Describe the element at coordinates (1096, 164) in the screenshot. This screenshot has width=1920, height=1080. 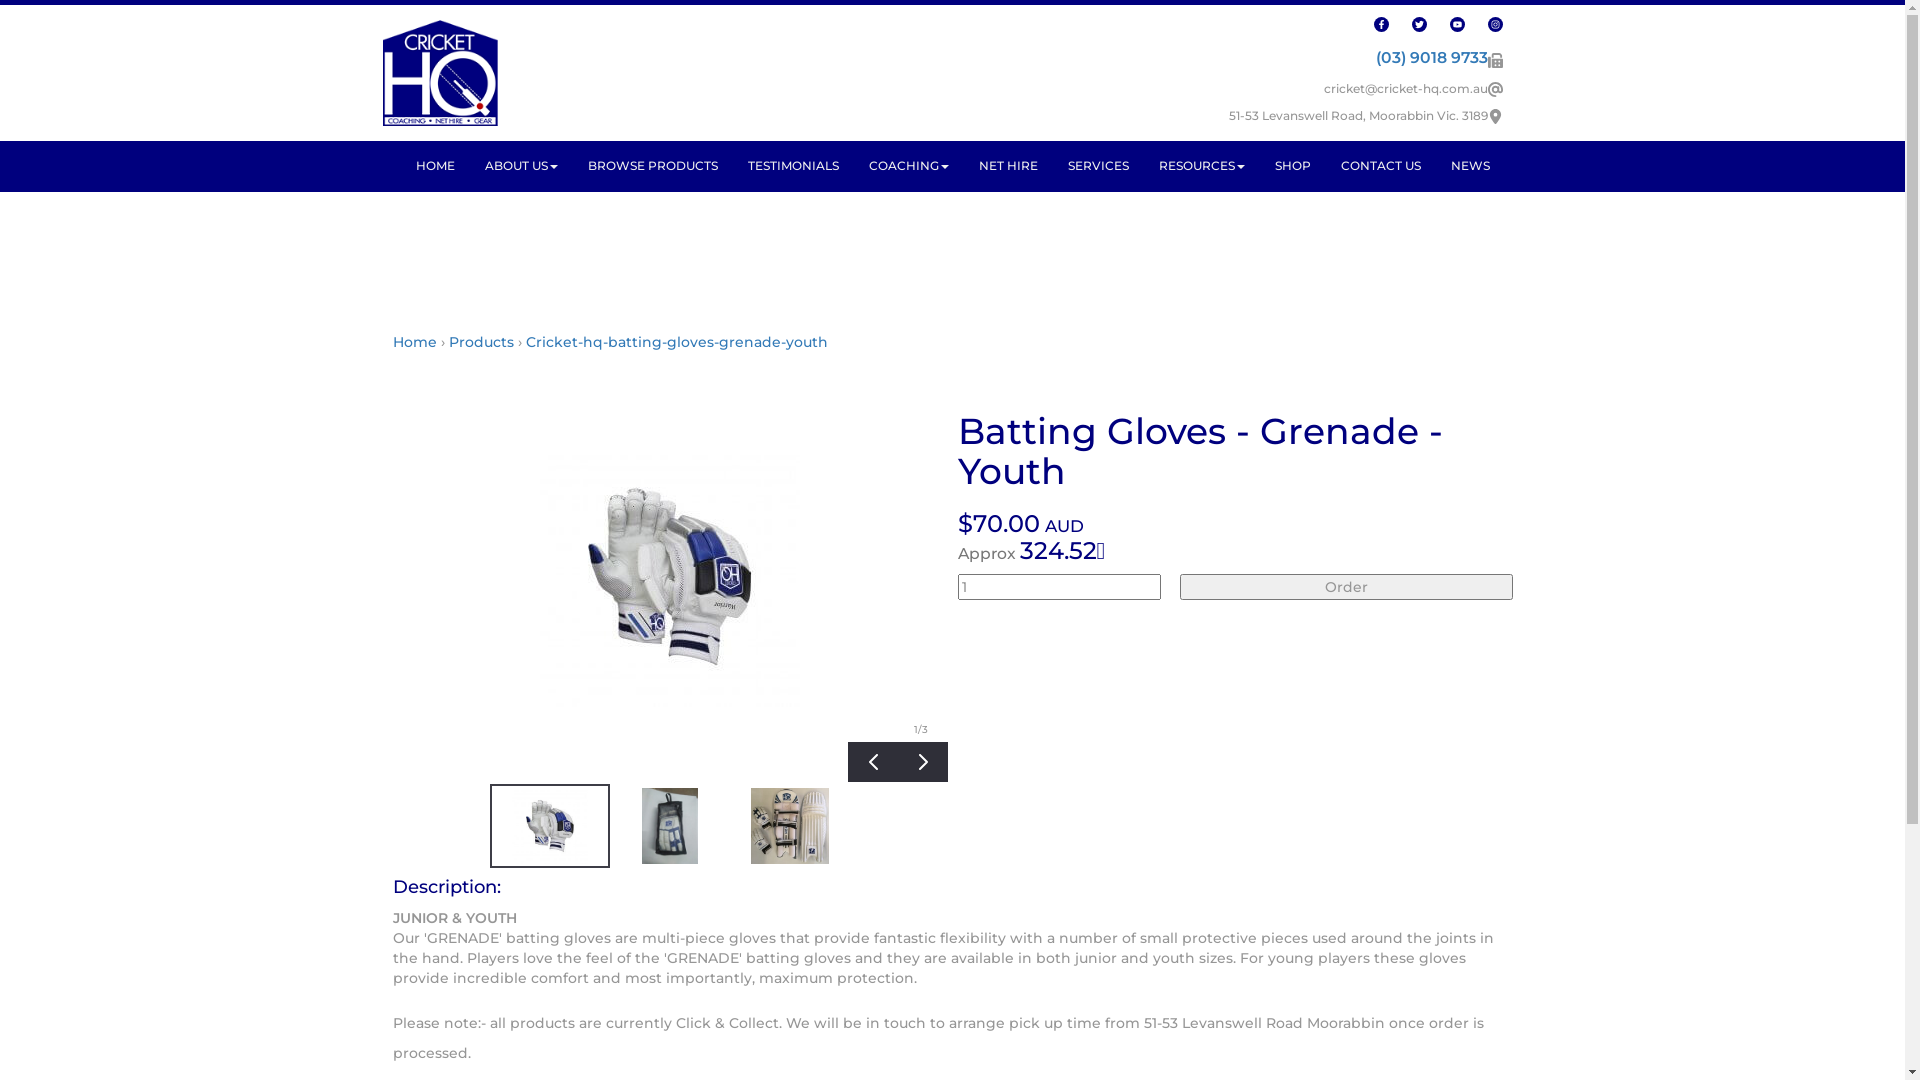
I see `'SERVICES'` at that location.